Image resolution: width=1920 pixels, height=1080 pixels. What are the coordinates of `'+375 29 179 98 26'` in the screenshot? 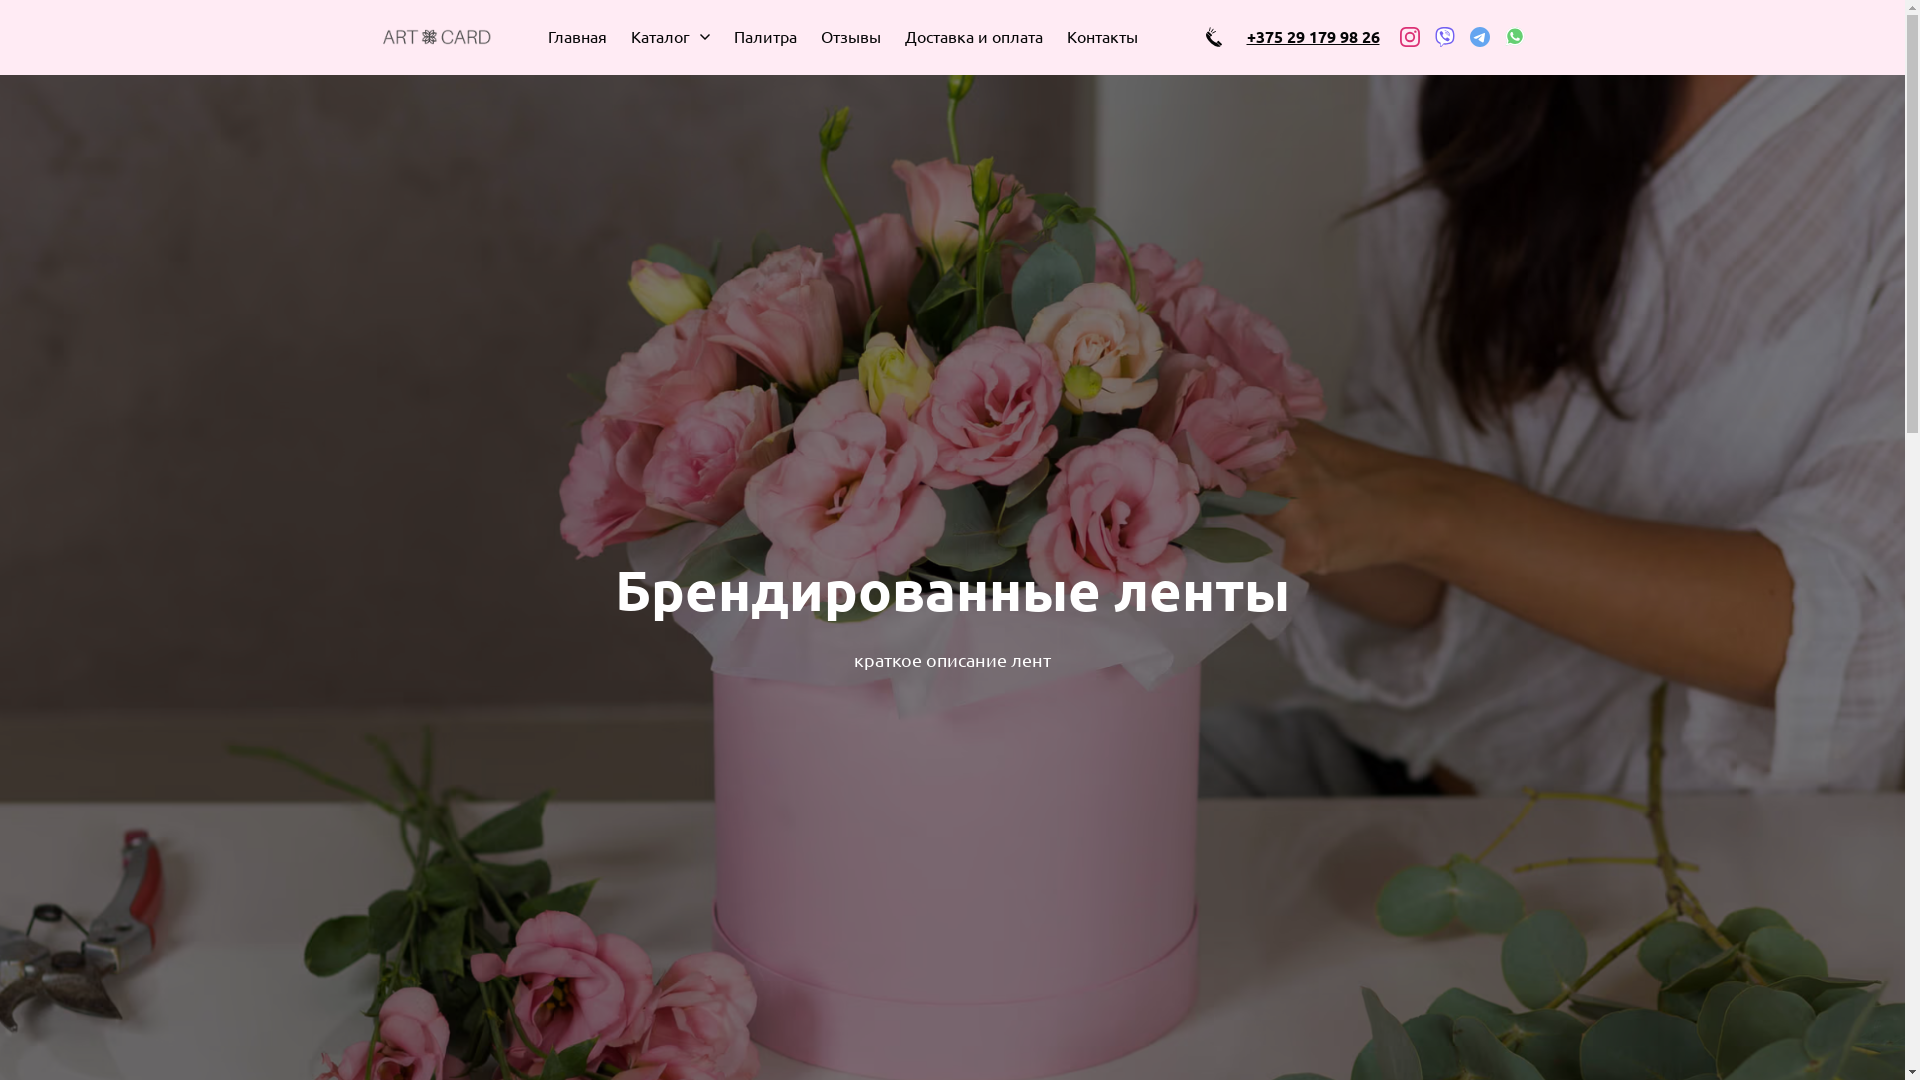 It's located at (1312, 36).